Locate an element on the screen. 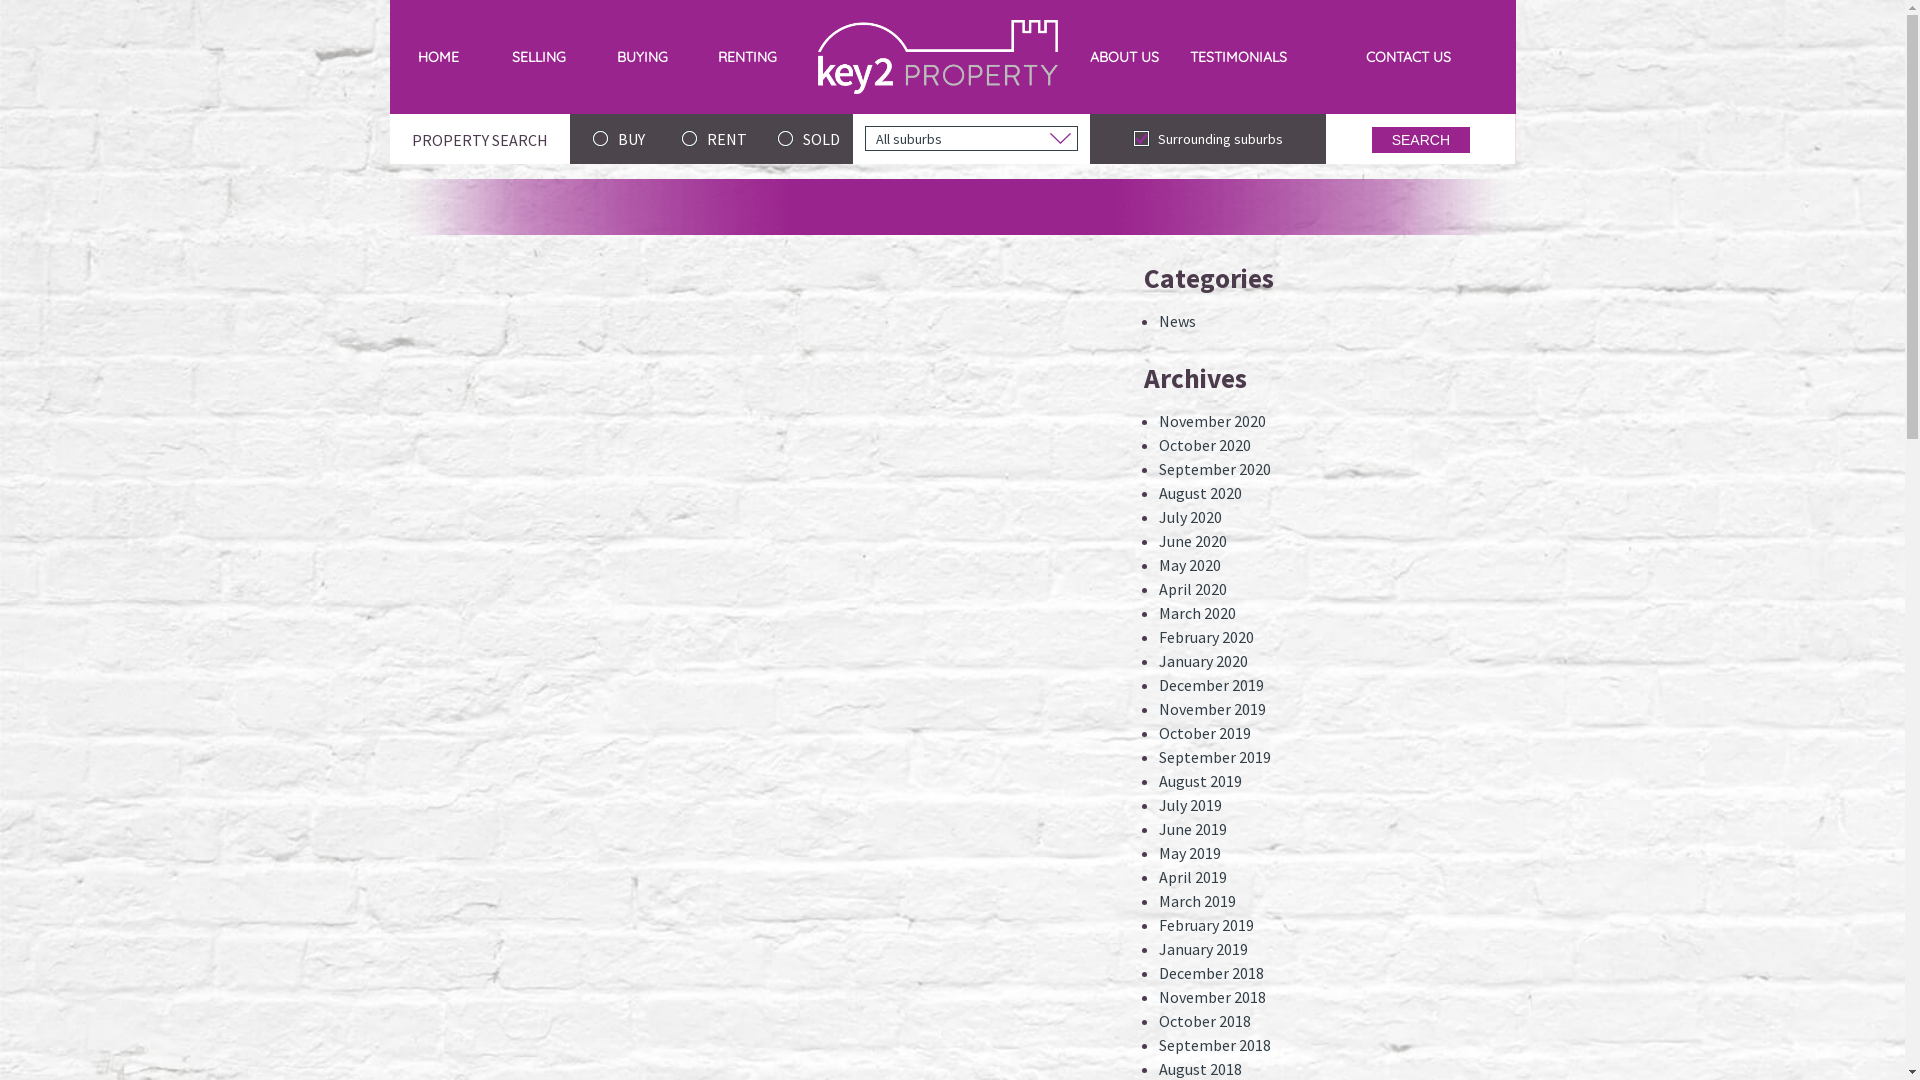 The image size is (1920, 1080). 'BUYING' is located at coordinates (642, 56).